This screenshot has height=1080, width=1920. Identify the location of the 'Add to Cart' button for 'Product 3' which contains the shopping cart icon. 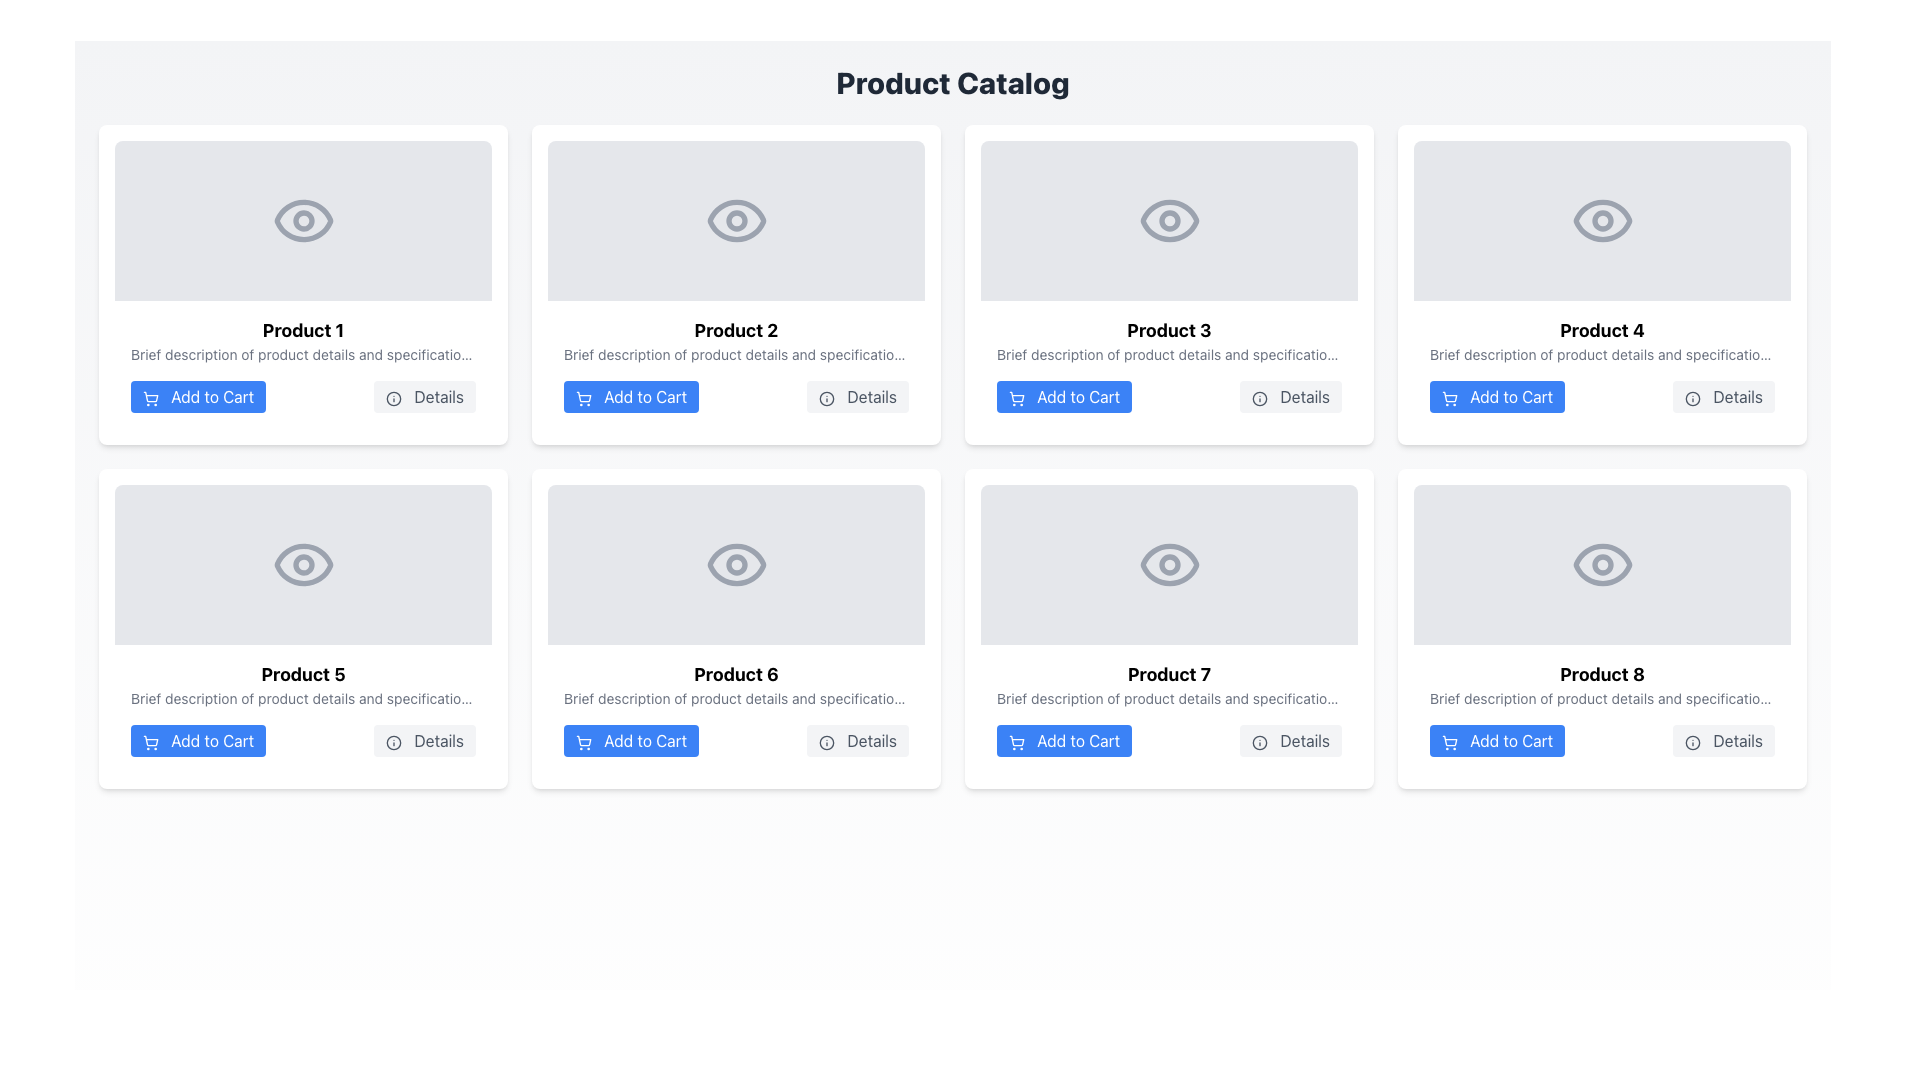
(1017, 397).